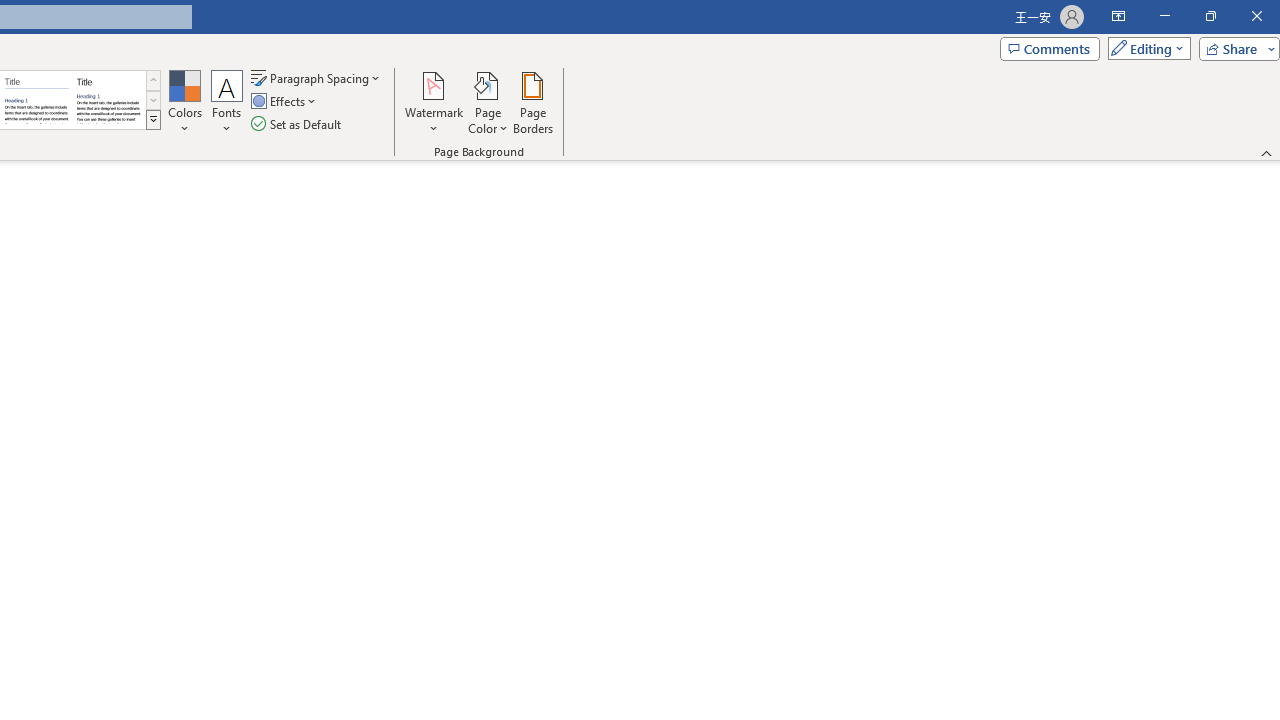  What do you see at coordinates (488, 103) in the screenshot?
I see `'Page Color'` at bounding box center [488, 103].